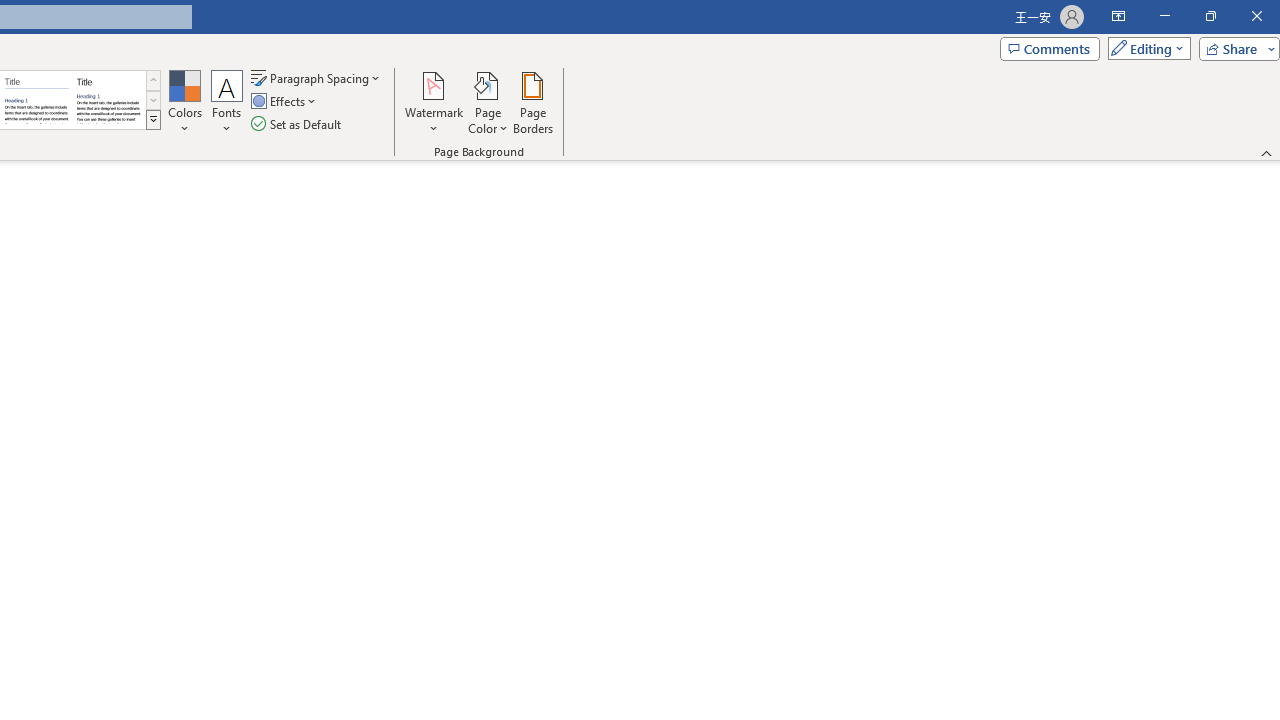  What do you see at coordinates (488, 103) in the screenshot?
I see `'Page Color'` at bounding box center [488, 103].